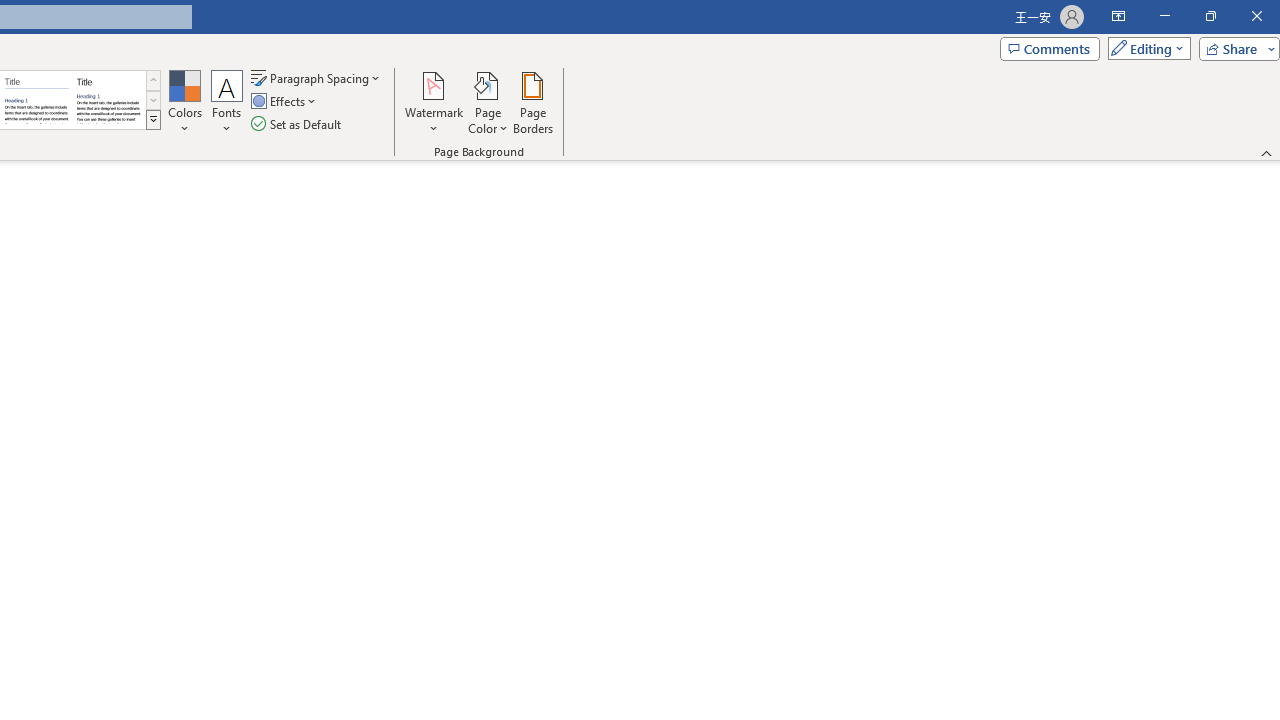  What do you see at coordinates (488, 103) in the screenshot?
I see `'Page Color'` at bounding box center [488, 103].